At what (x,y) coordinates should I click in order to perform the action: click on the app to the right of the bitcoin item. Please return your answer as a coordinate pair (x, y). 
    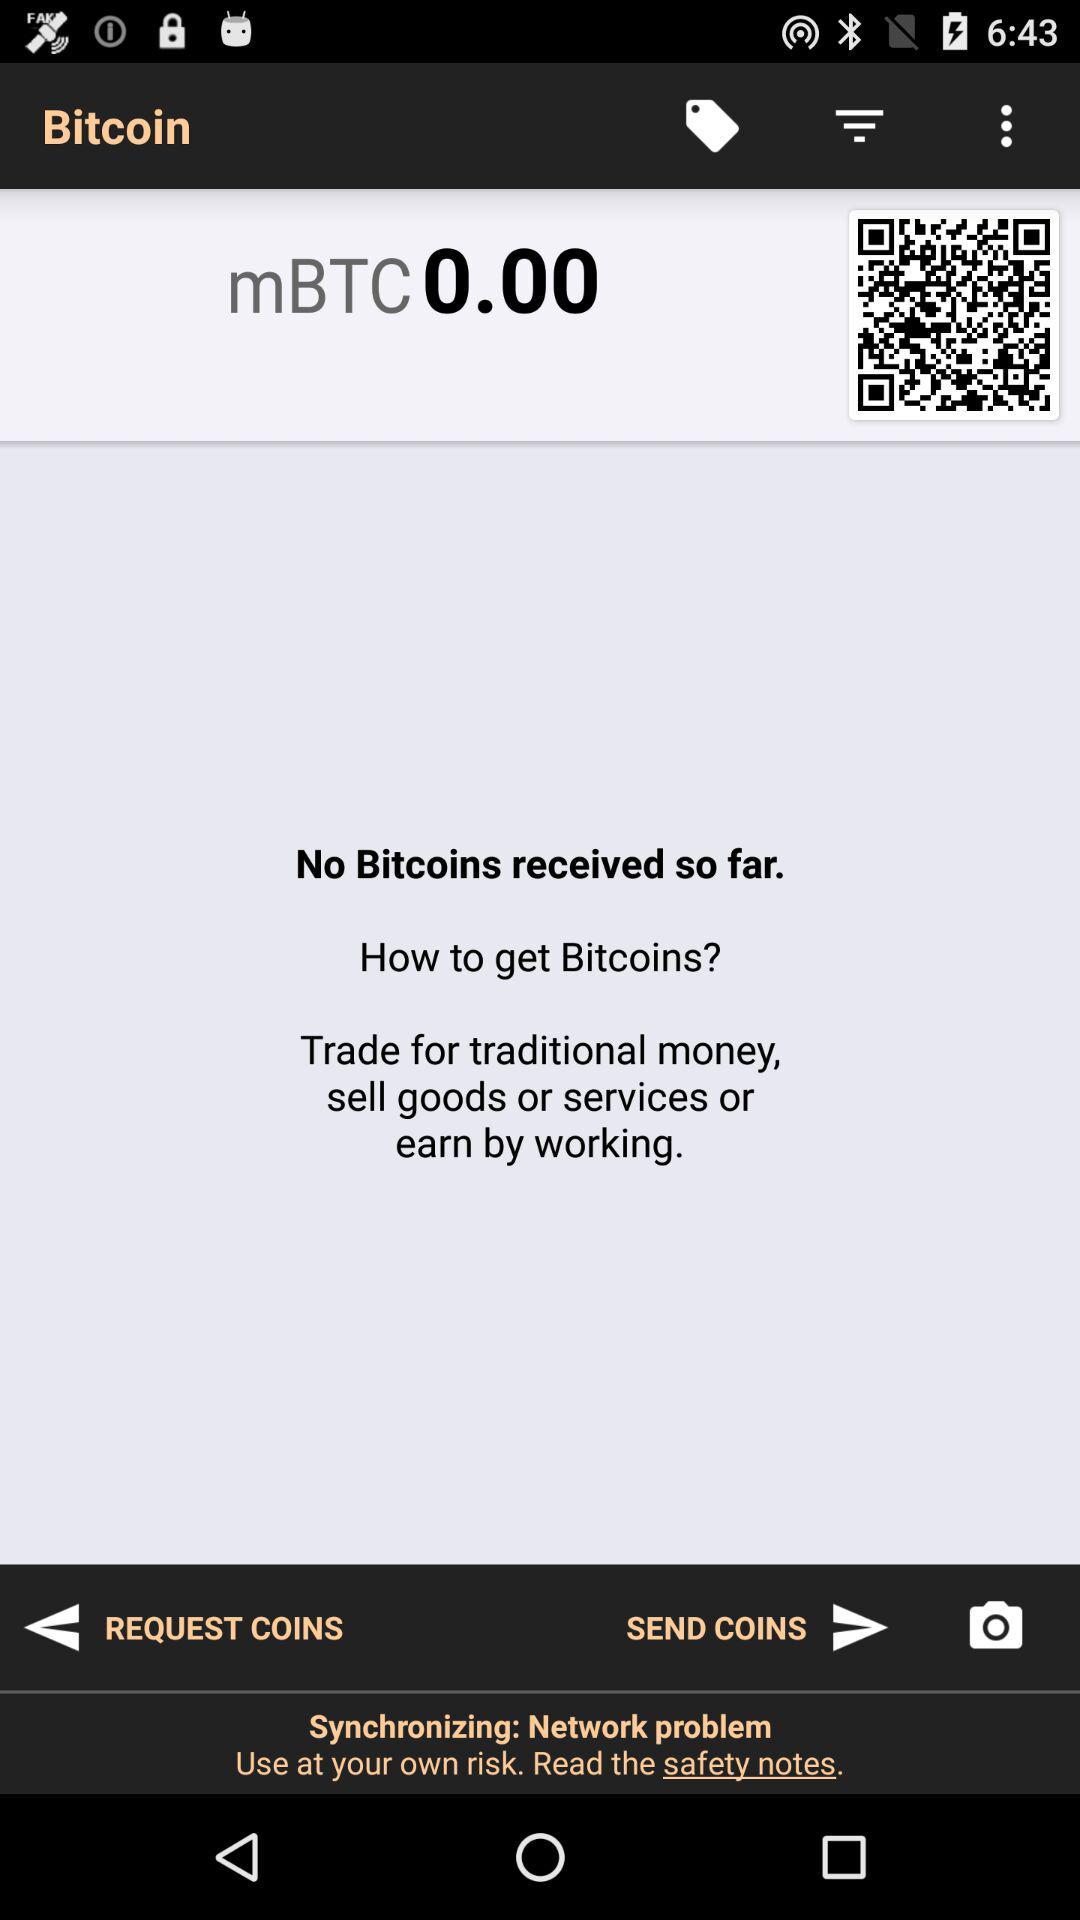
    Looking at the image, I should click on (711, 124).